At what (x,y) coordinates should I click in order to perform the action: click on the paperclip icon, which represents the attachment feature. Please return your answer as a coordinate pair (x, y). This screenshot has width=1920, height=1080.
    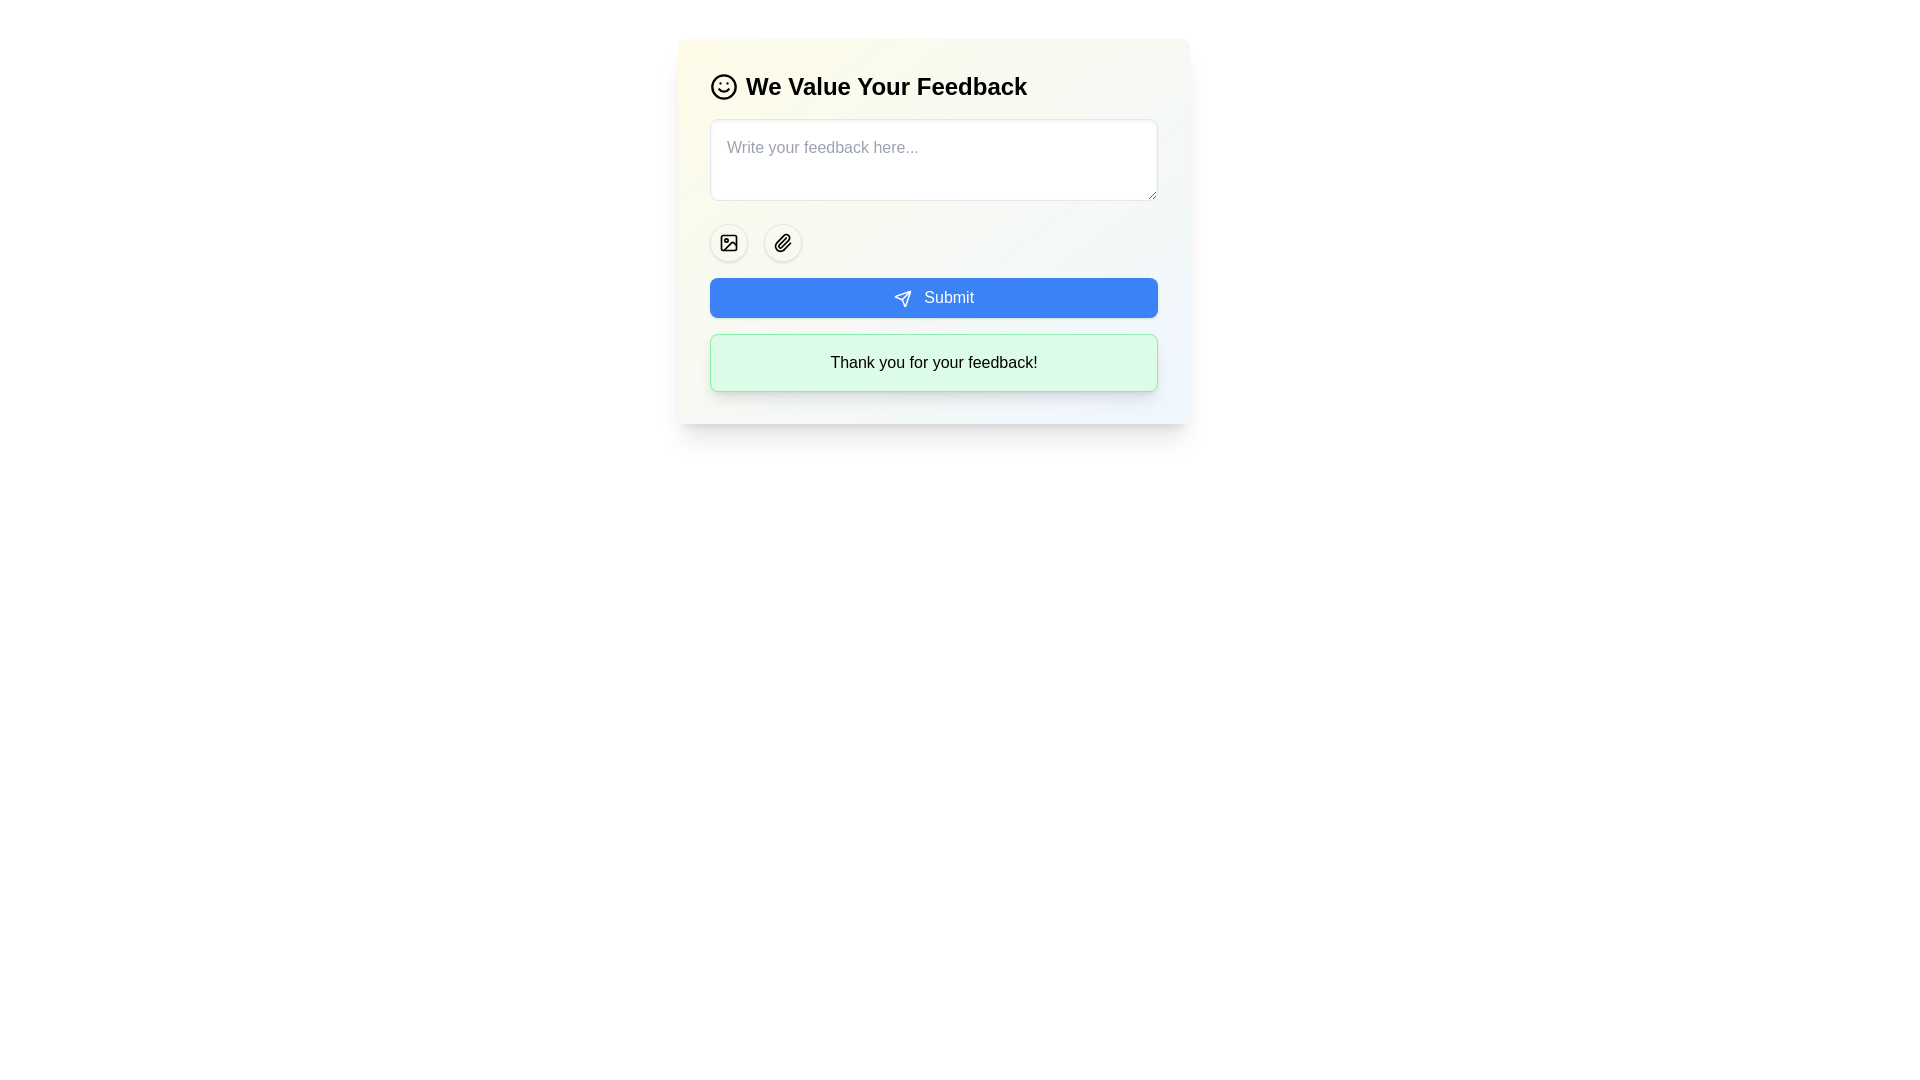
    Looking at the image, I should click on (781, 242).